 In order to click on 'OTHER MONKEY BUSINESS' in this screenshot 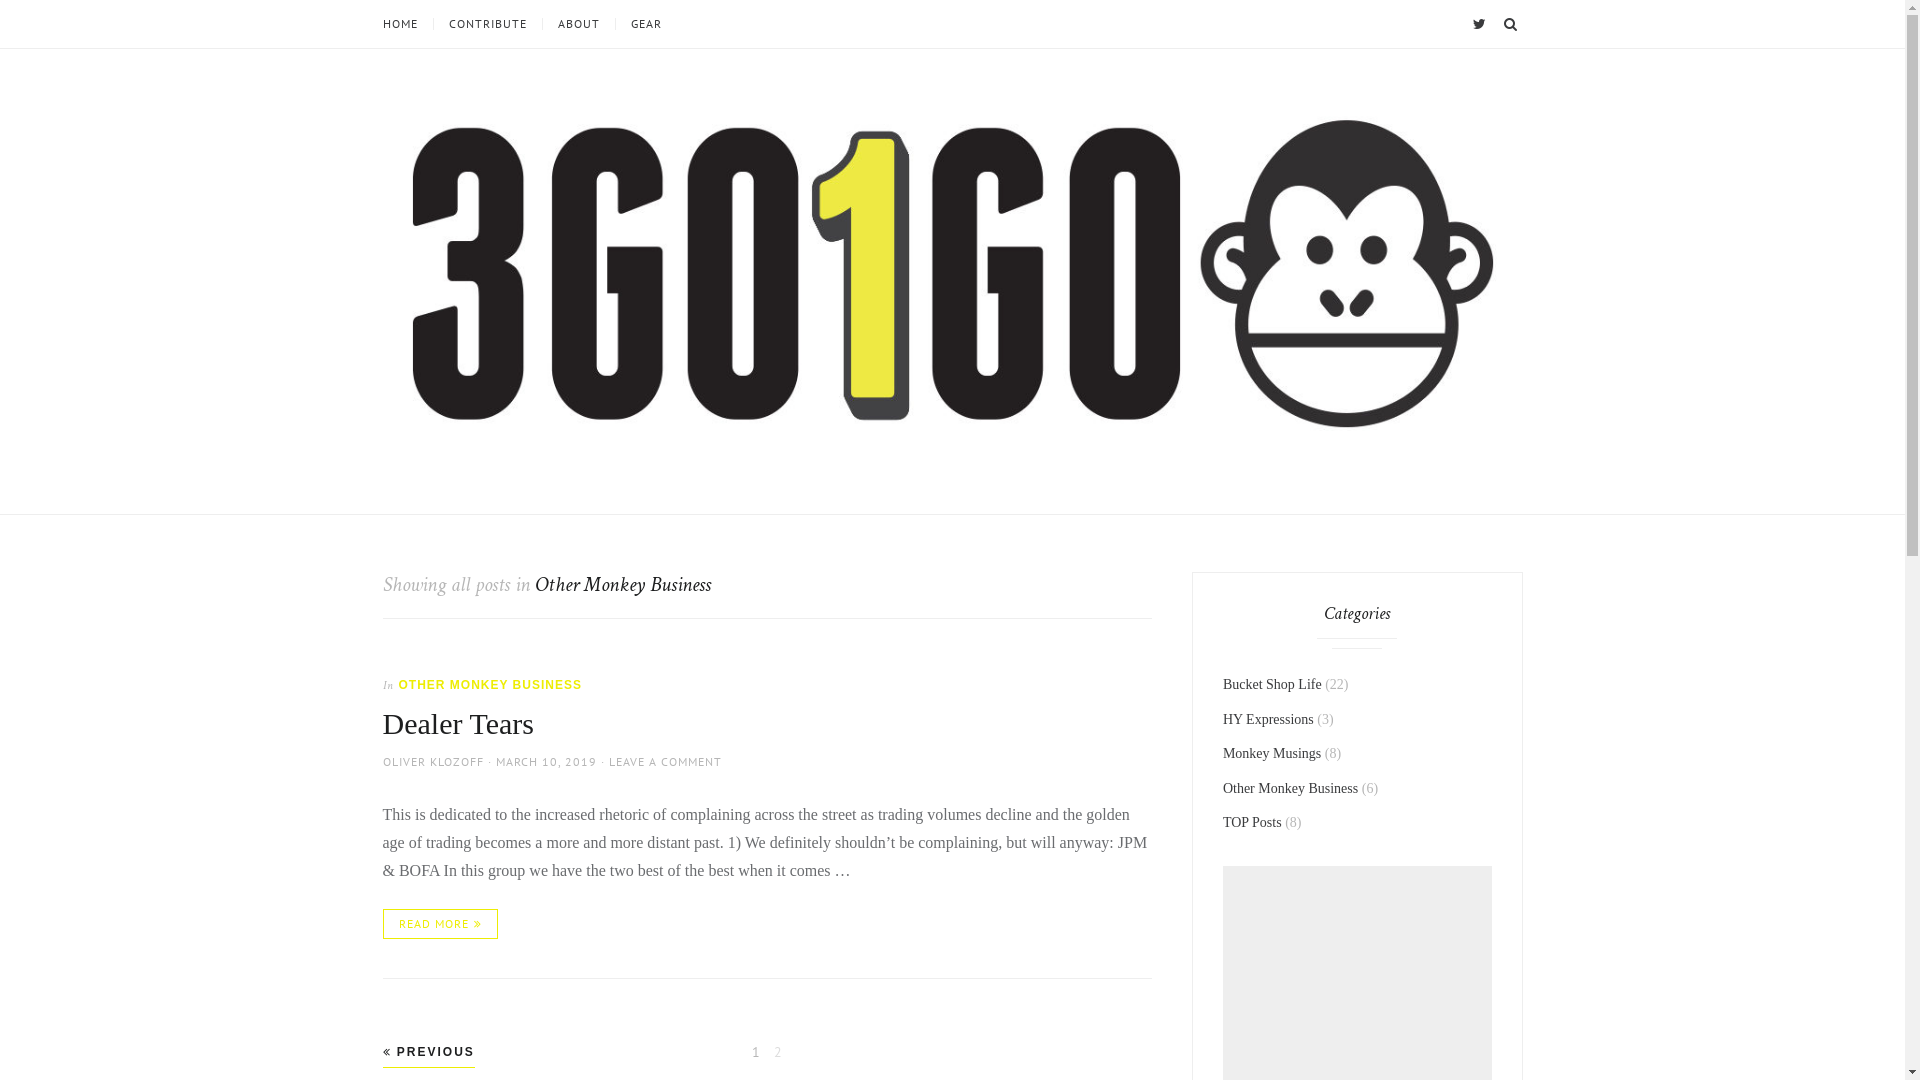, I will do `click(489, 684)`.